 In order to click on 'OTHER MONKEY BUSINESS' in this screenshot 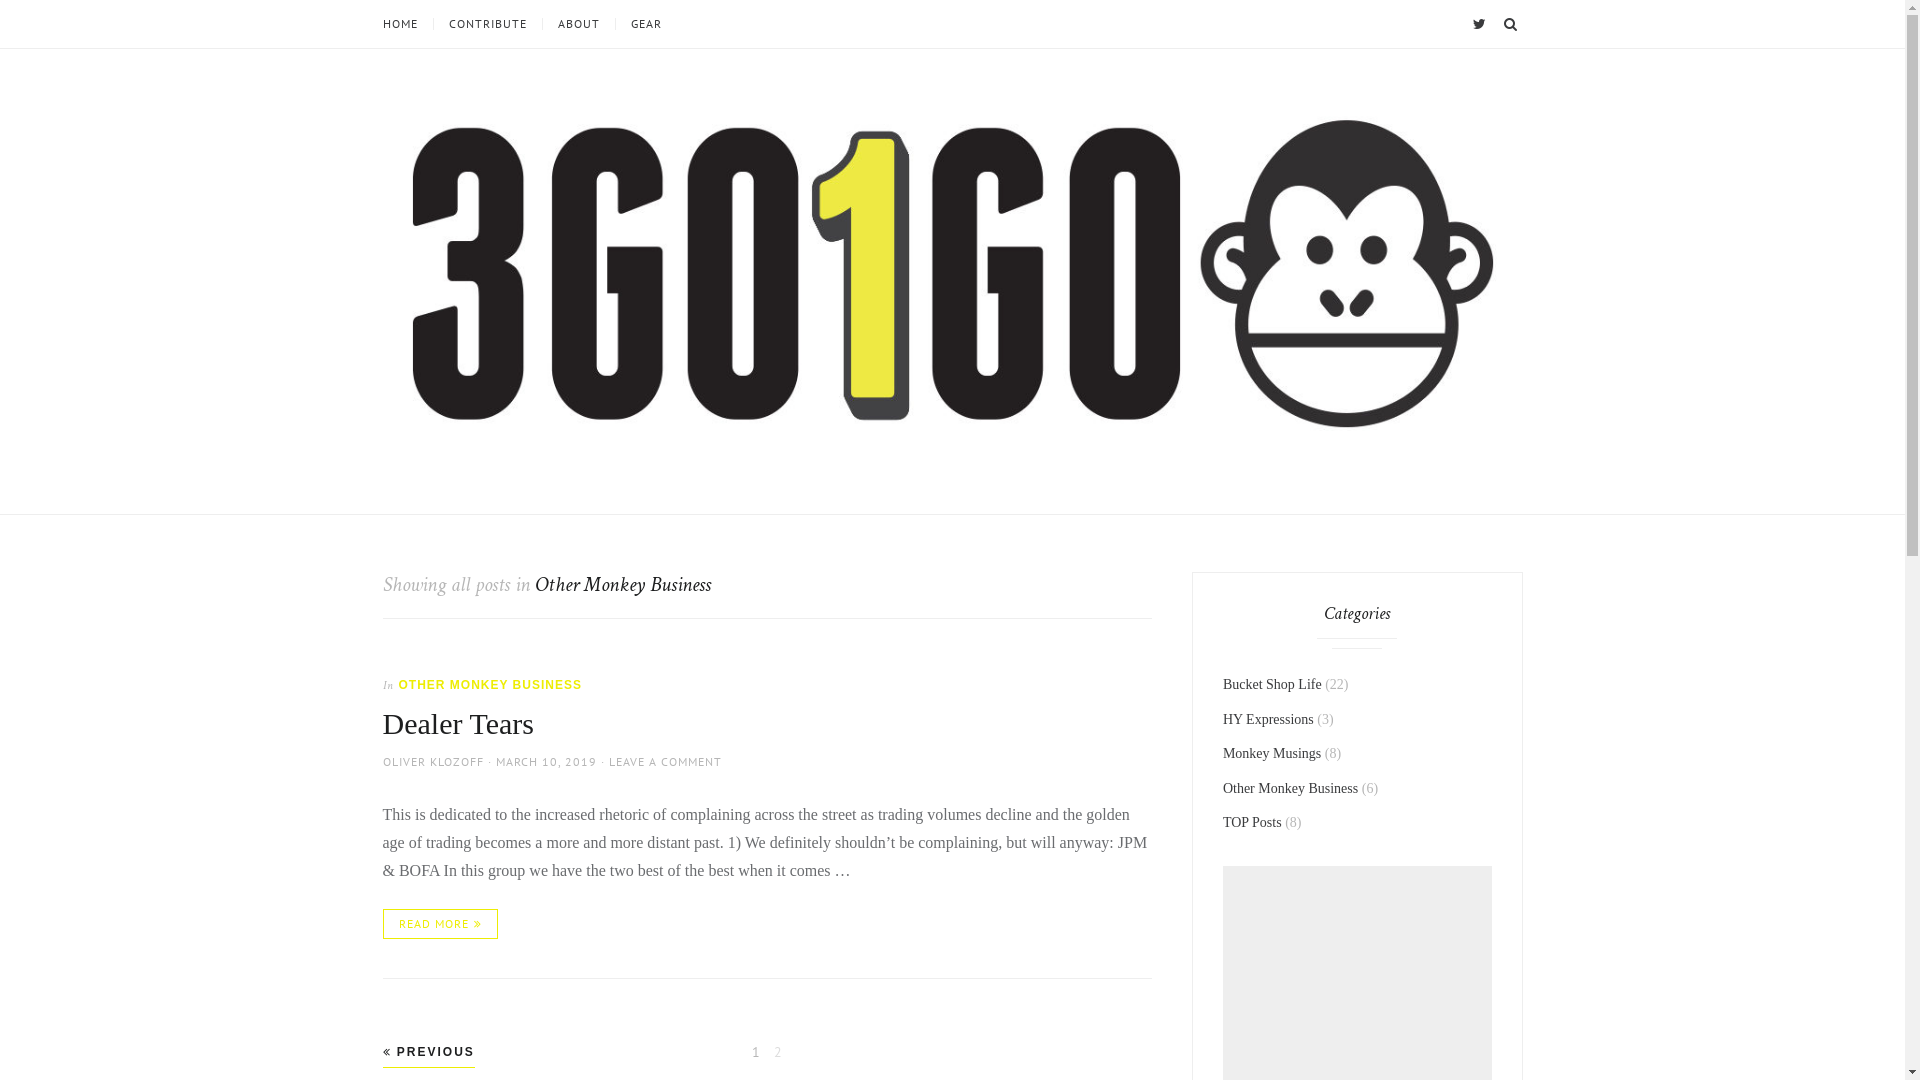, I will do `click(489, 684)`.